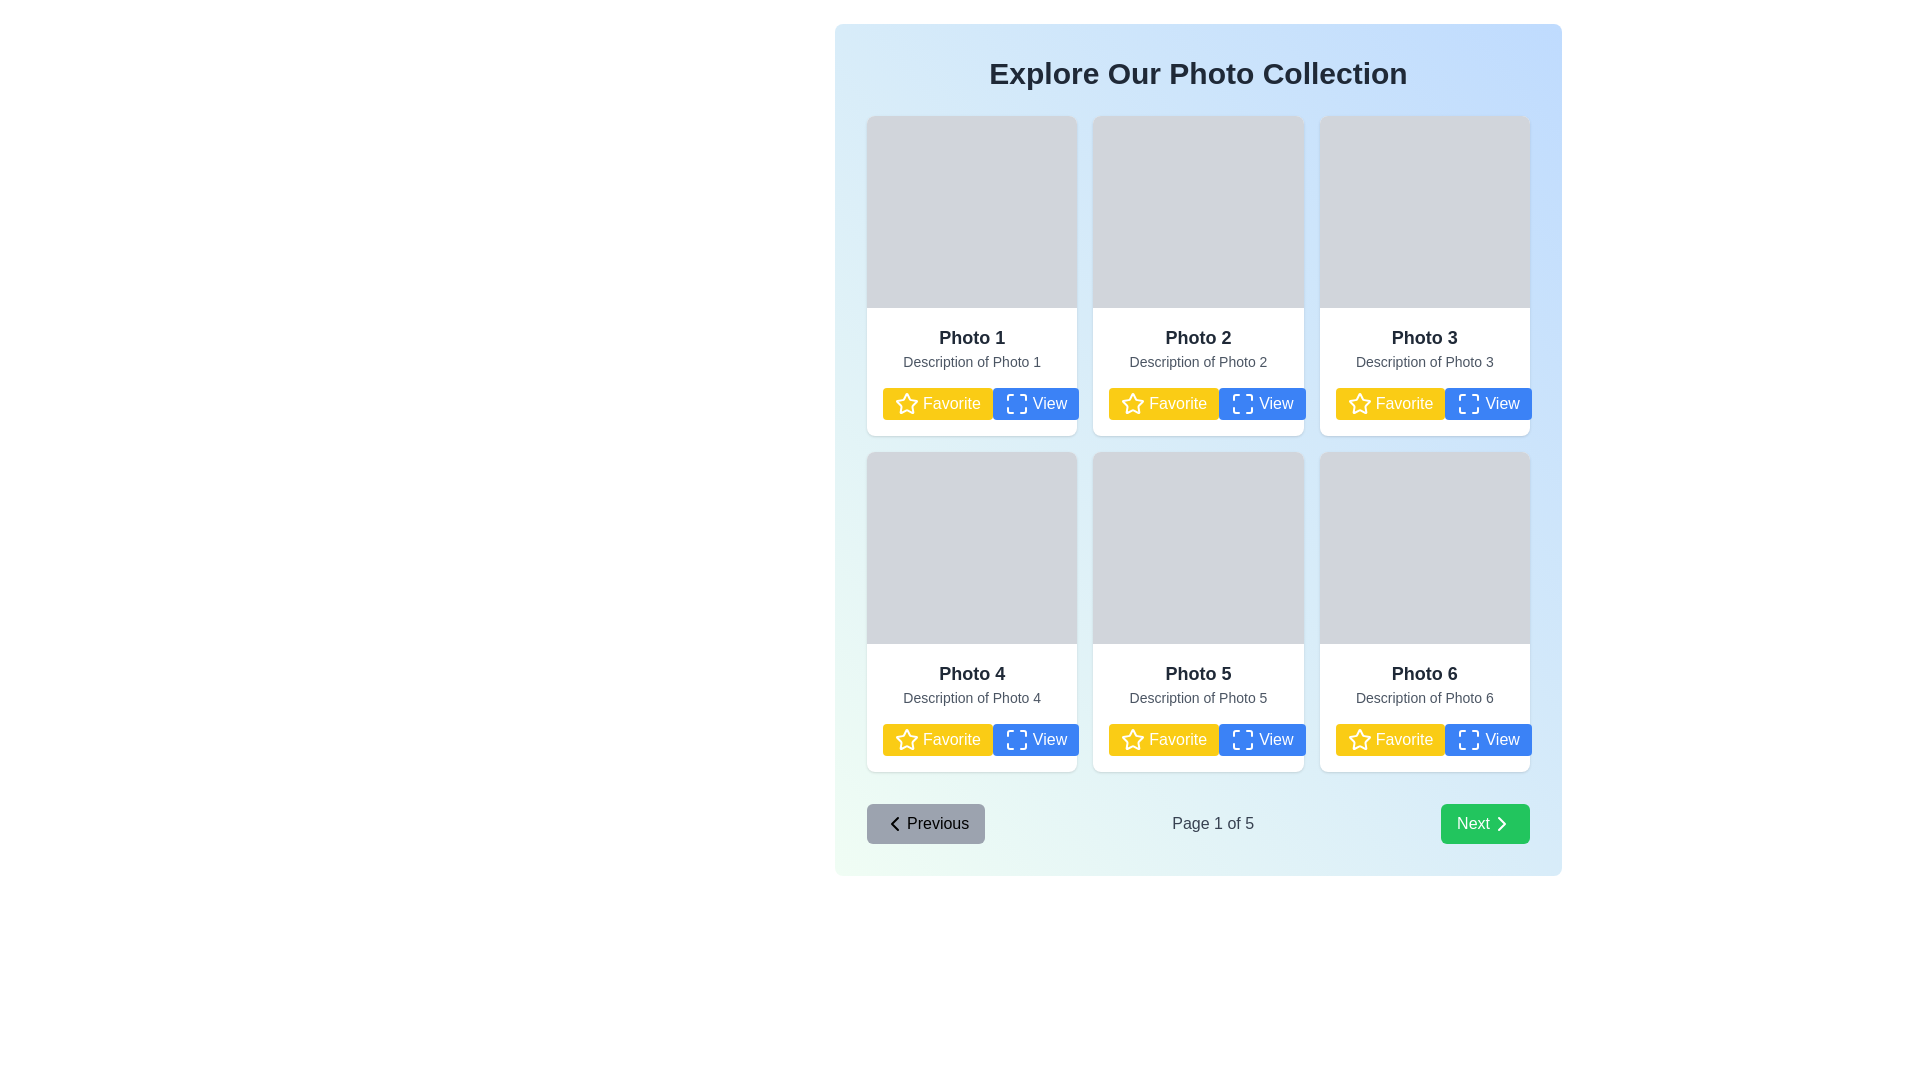 Image resolution: width=1920 pixels, height=1080 pixels. I want to click on the yellow star-shaped 'Favorite' icon, so click(906, 403).